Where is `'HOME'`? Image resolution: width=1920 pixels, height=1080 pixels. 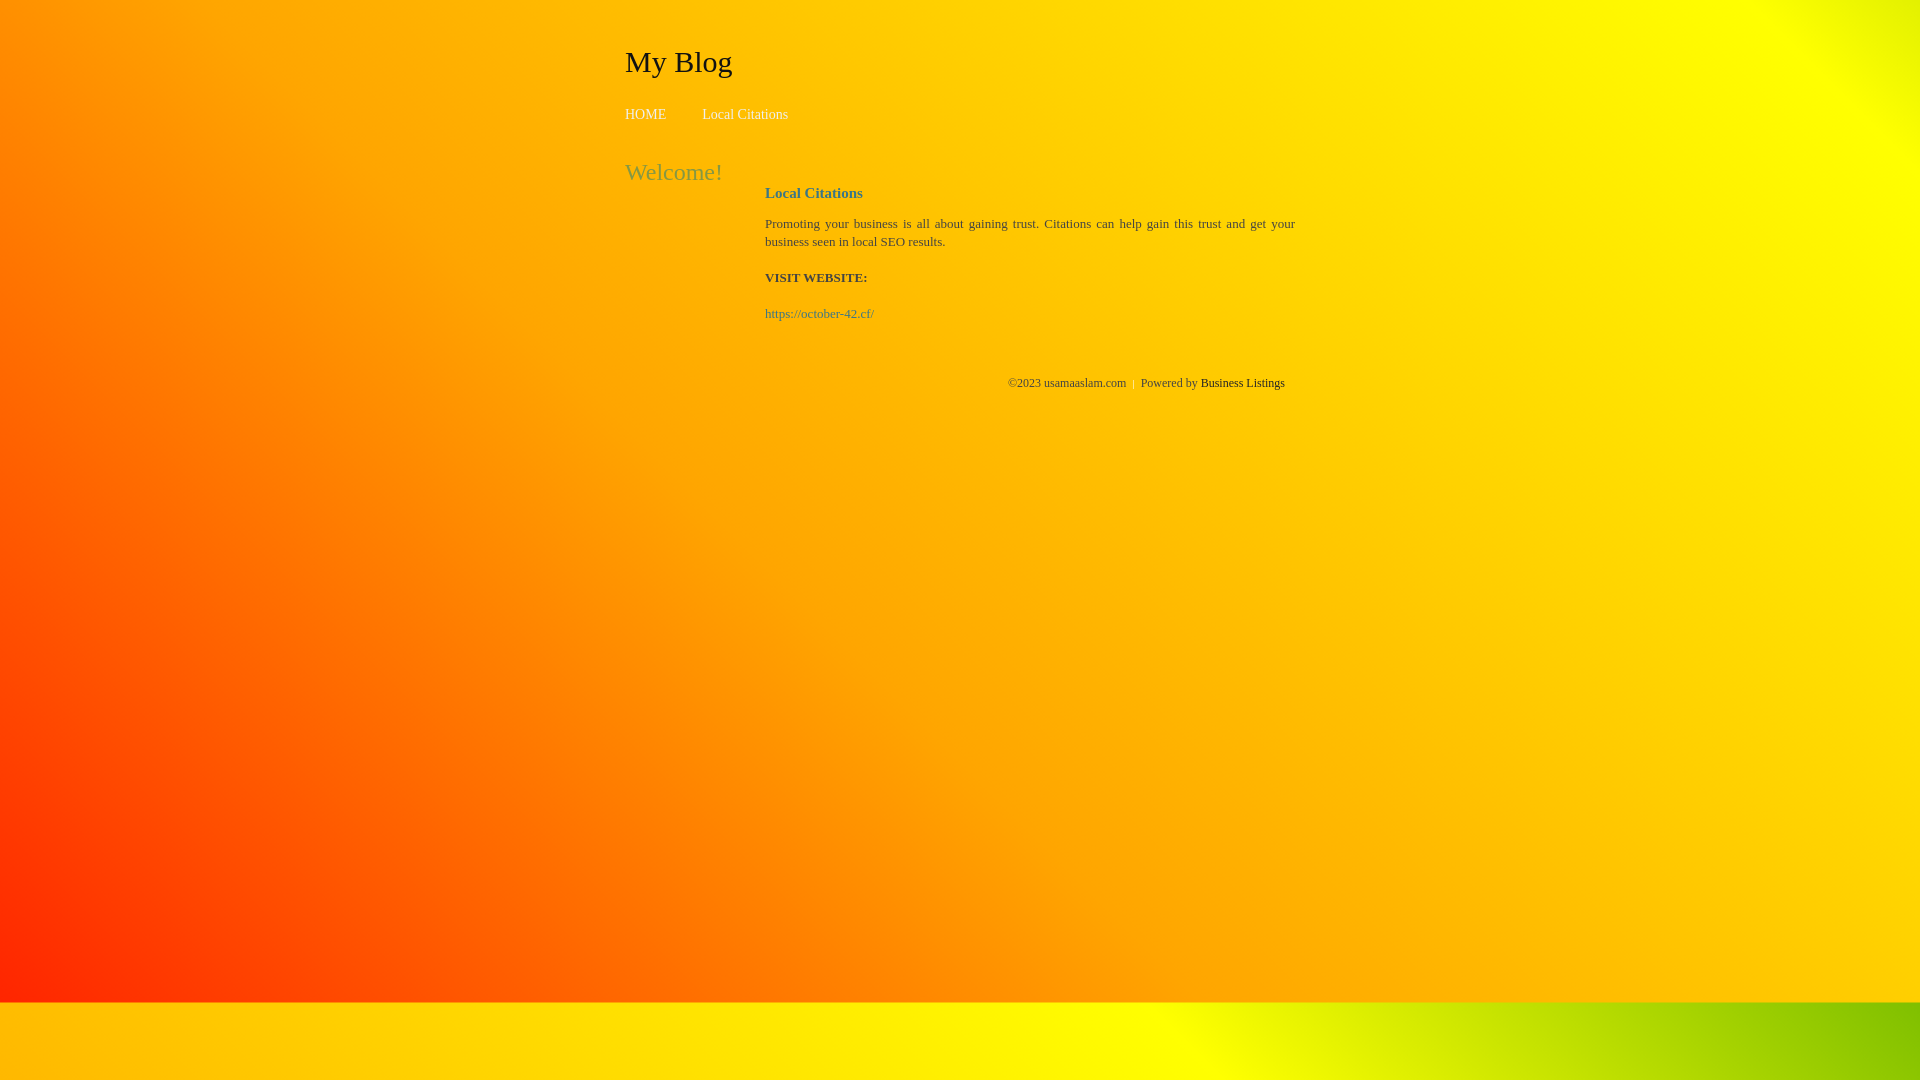
'HOME' is located at coordinates (645, 114).